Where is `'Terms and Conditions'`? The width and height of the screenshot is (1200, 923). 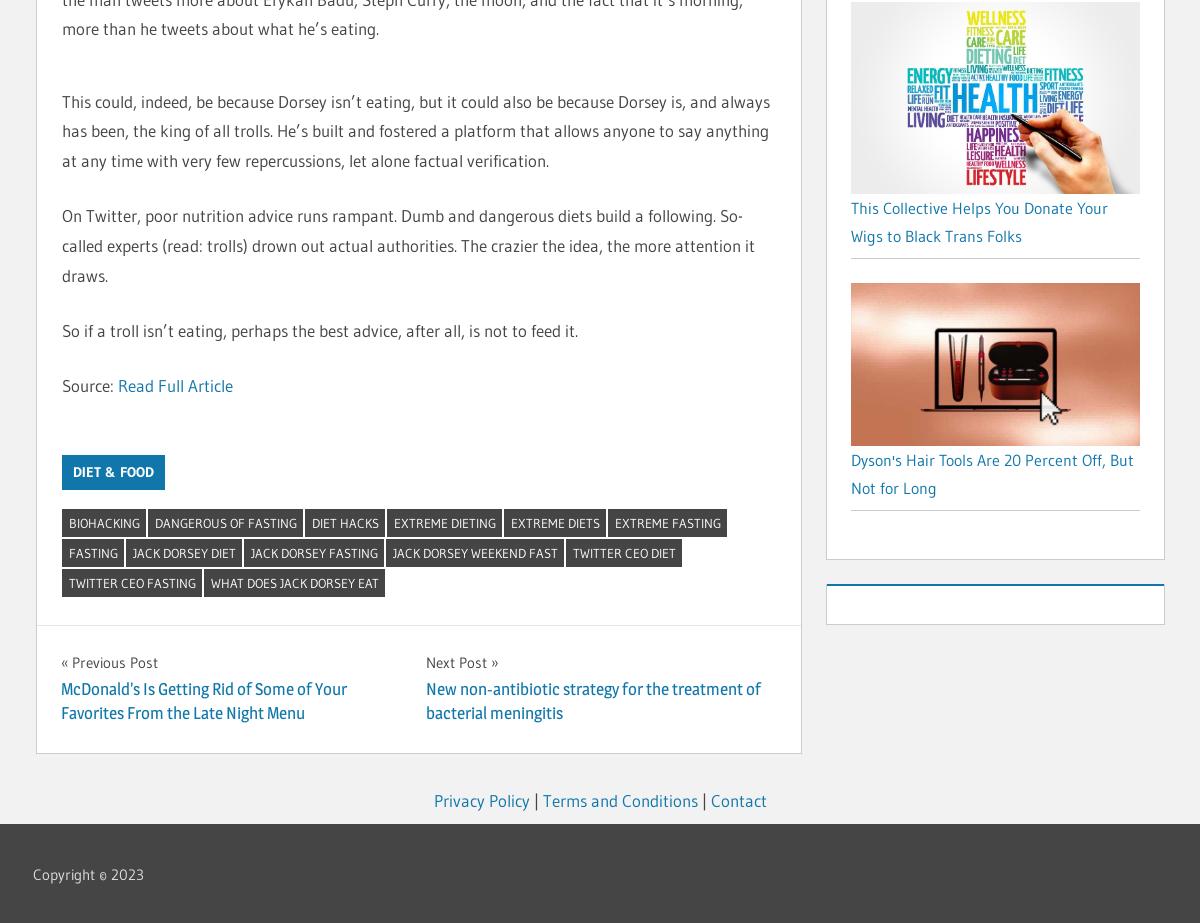
'Terms and Conditions' is located at coordinates (619, 799).